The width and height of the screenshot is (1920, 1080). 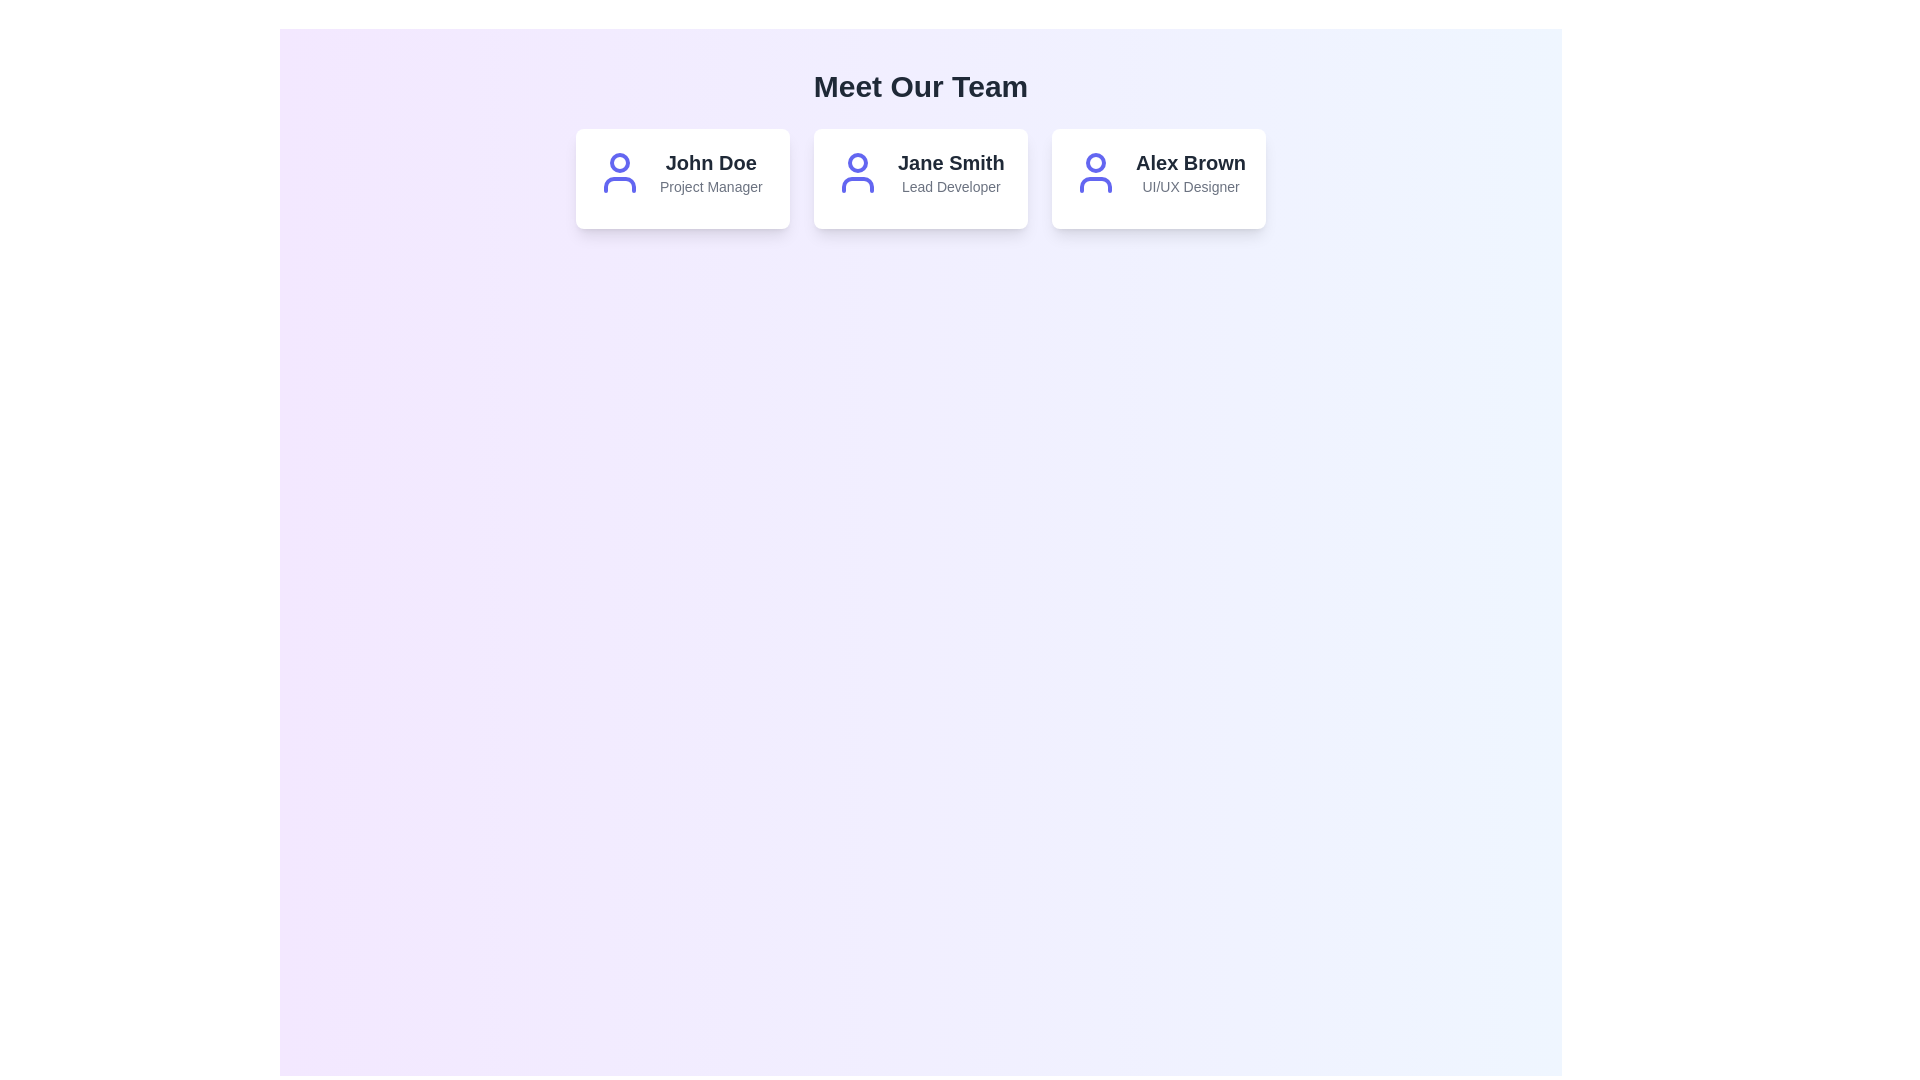 What do you see at coordinates (858, 161) in the screenshot?
I see `the circular head representation in the user profile icon for 'Jane Smith', the Lead Developer, which is located at the top of the central card` at bounding box center [858, 161].